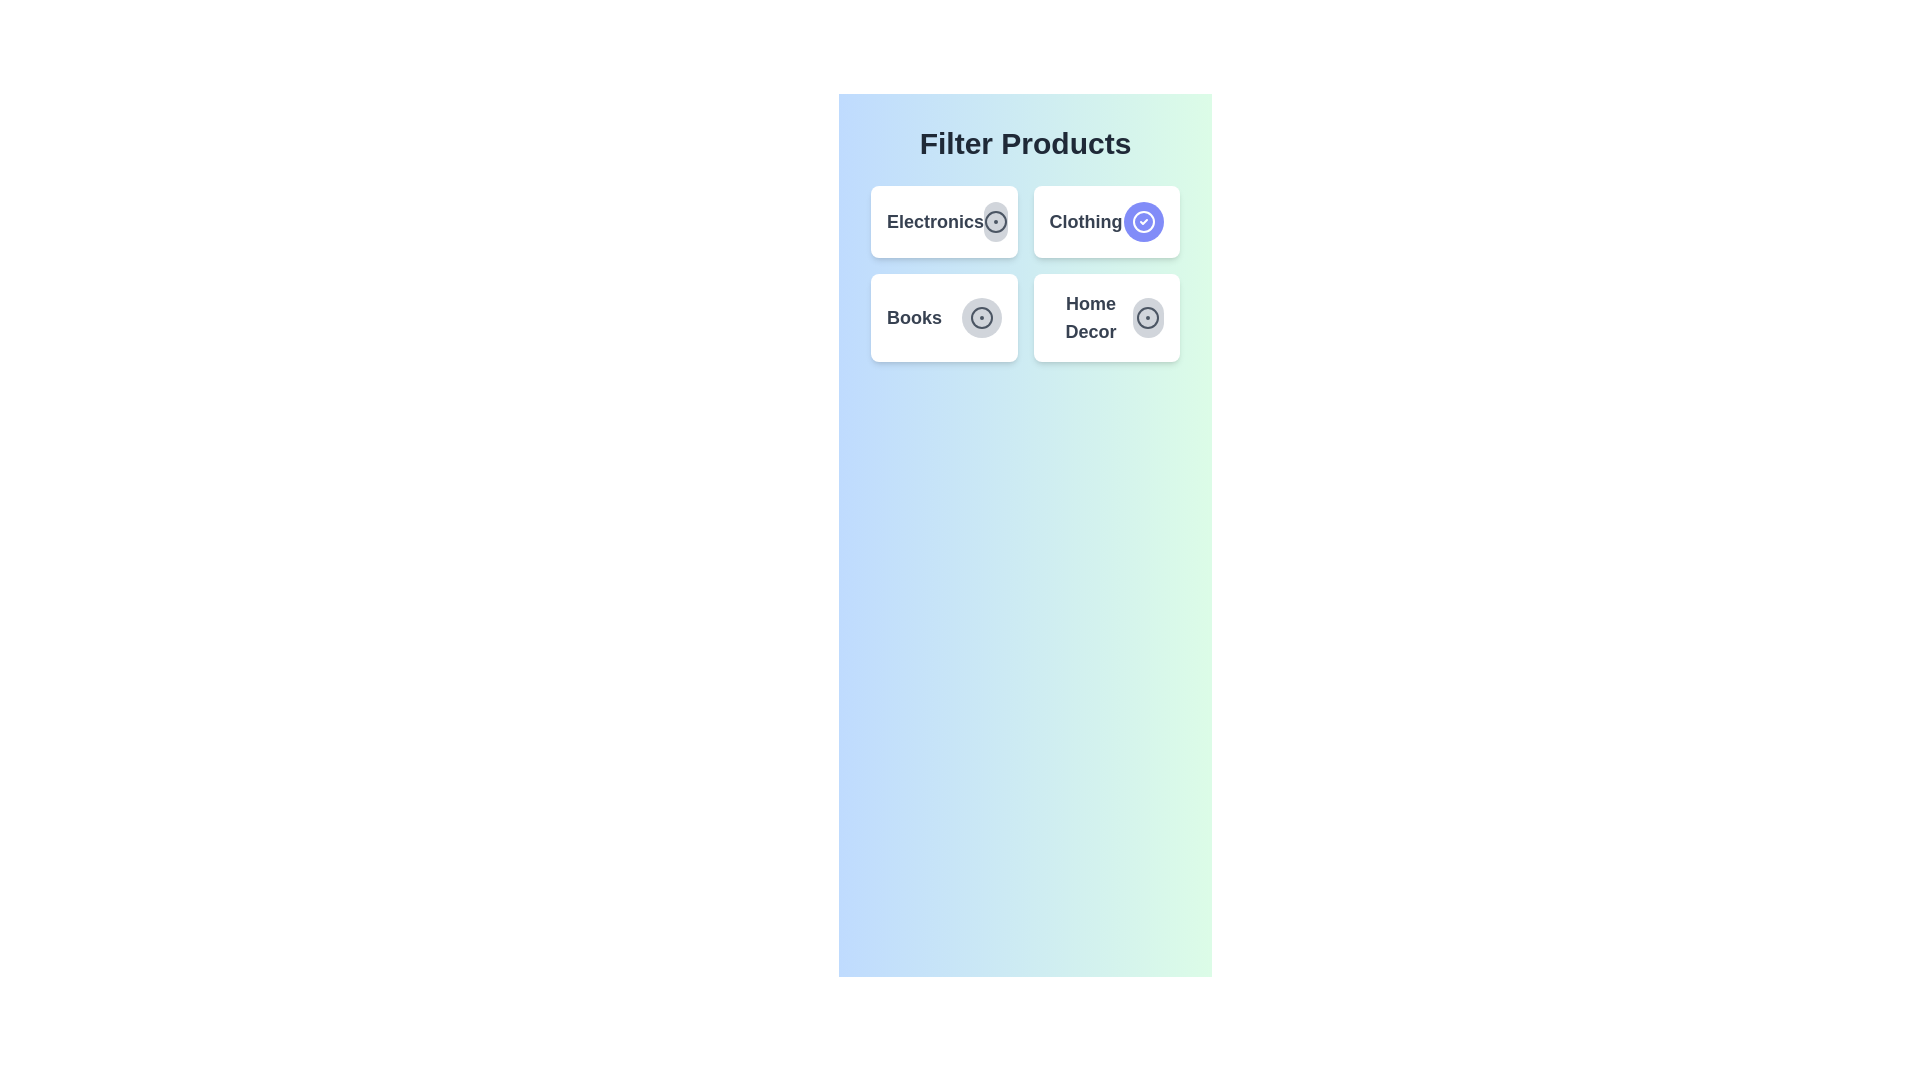 The width and height of the screenshot is (1920, 1080). I want to click on the category text label Electronics by clicking on it, so click(934, 222).